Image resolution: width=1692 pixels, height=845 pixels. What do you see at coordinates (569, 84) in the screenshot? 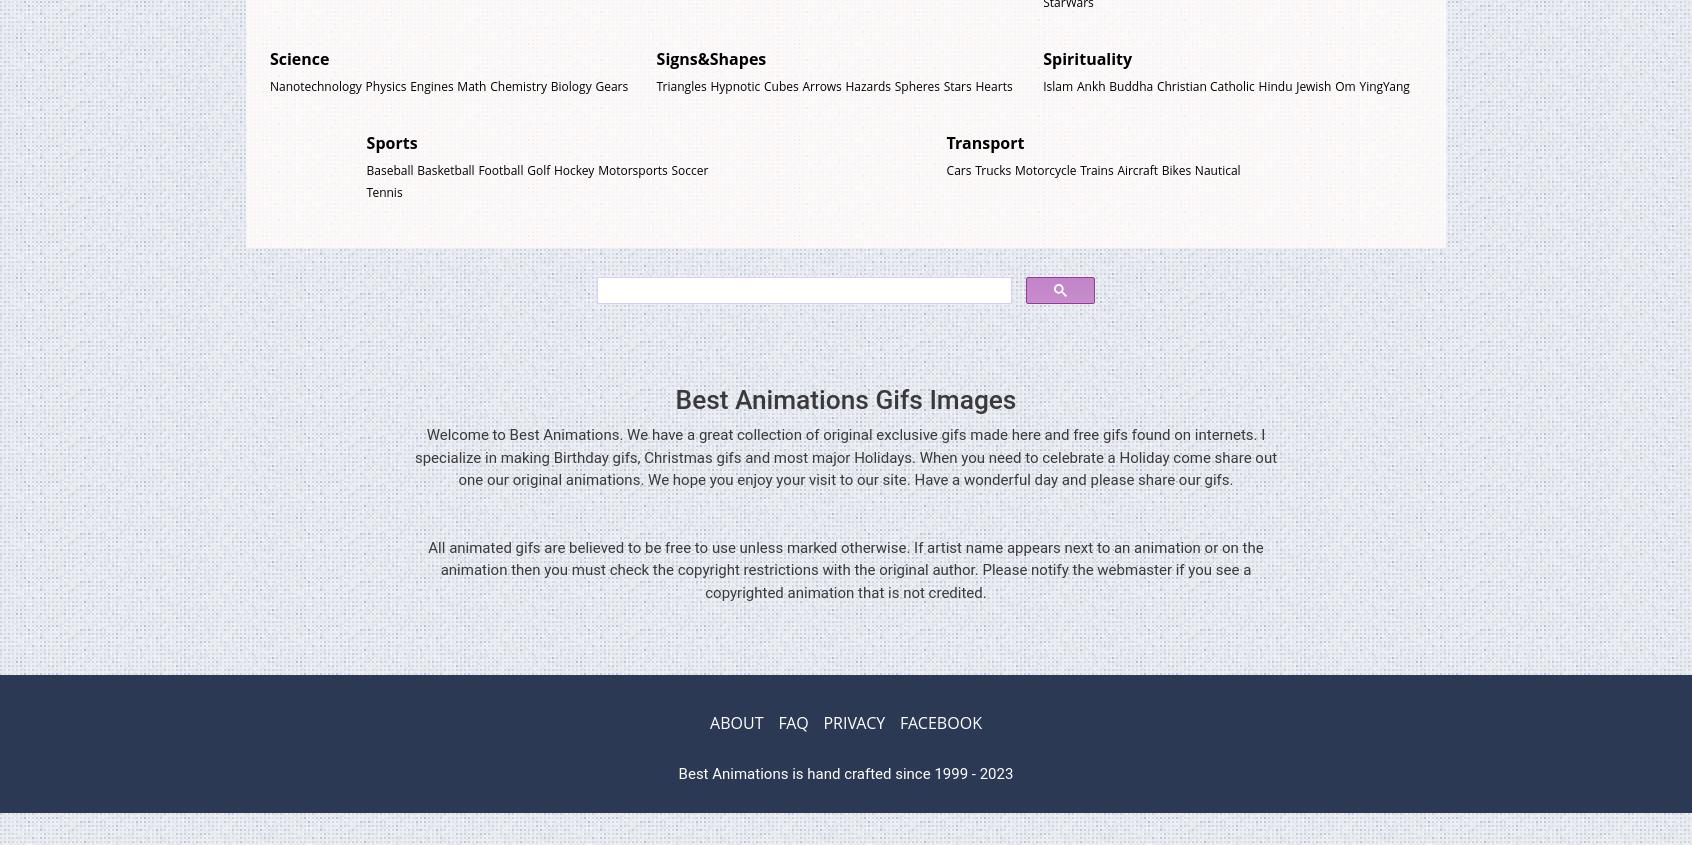
I see `'Biology'` at bounding box center [569, 84].